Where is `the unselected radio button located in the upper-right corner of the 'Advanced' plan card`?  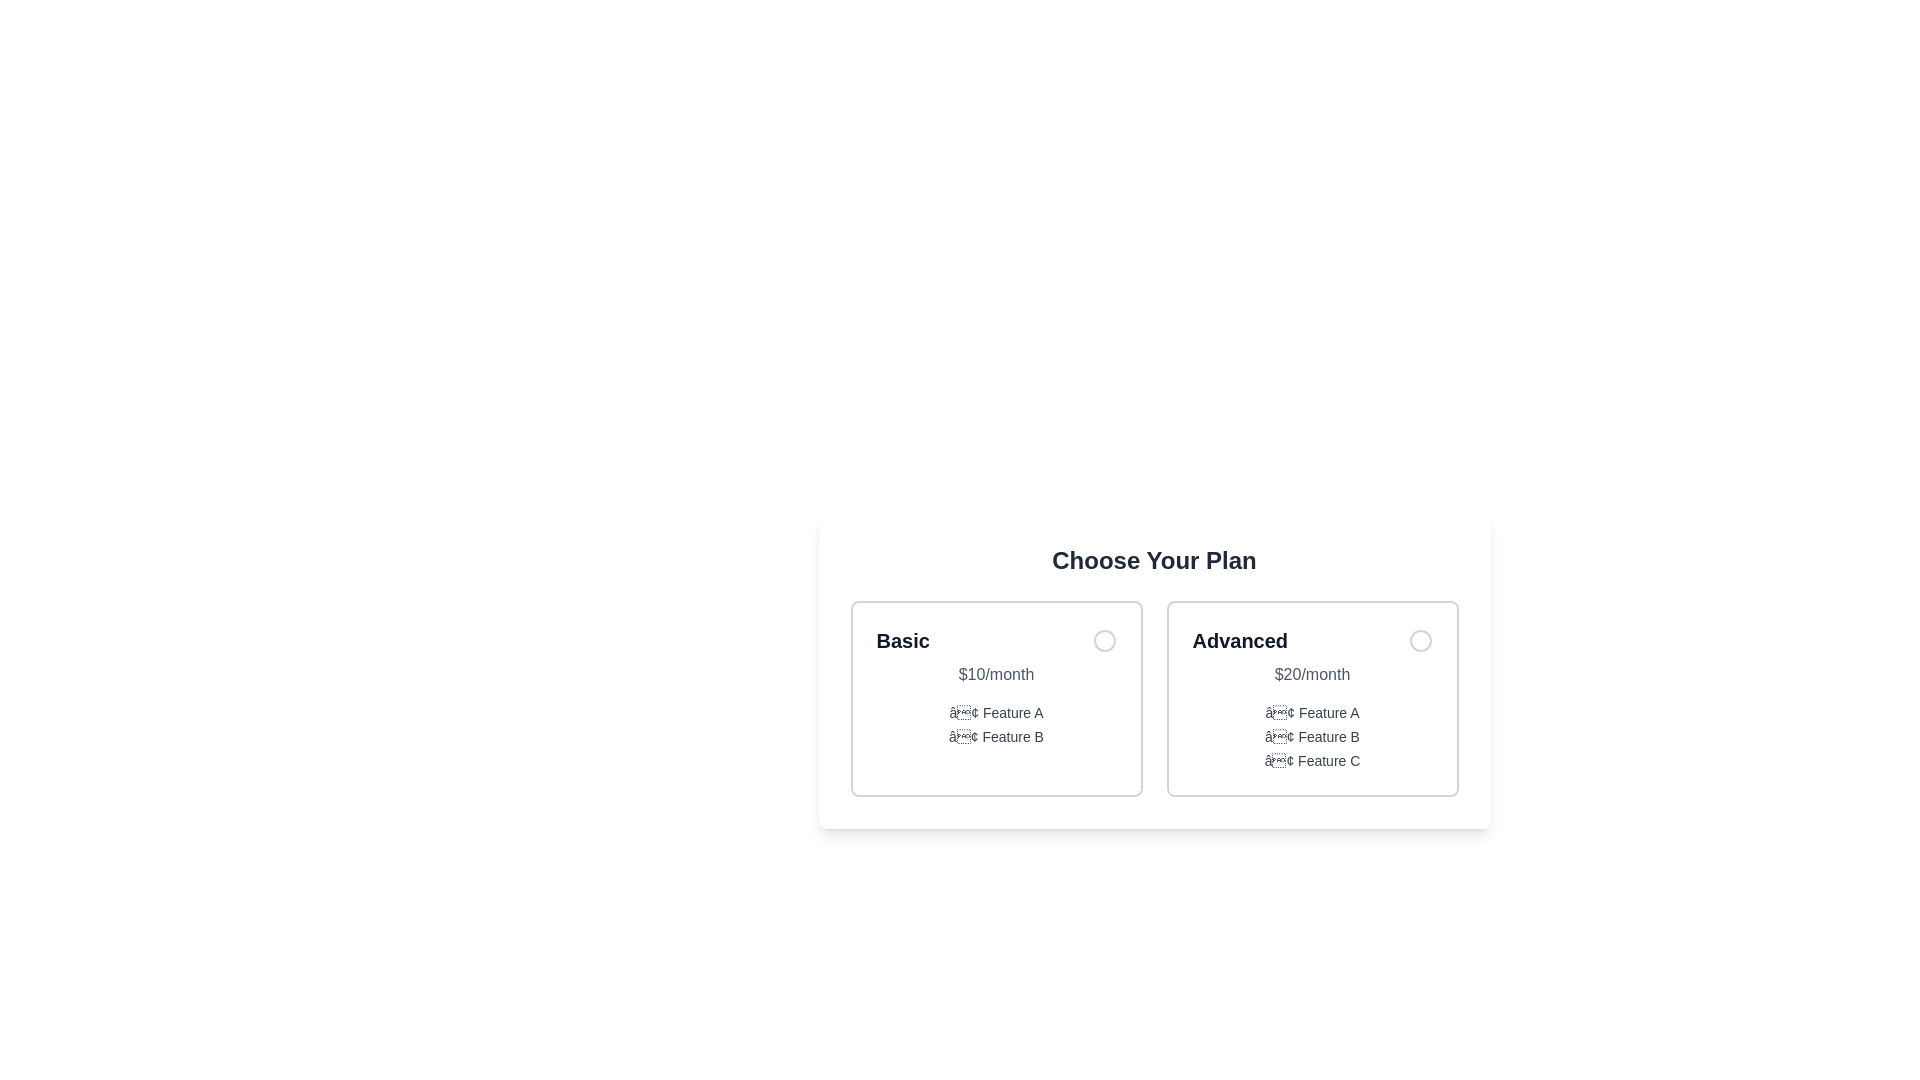
the unselected radio button located in the upper-right corner of the 'Advanced' plan card is located at coordinates (1419, 640).